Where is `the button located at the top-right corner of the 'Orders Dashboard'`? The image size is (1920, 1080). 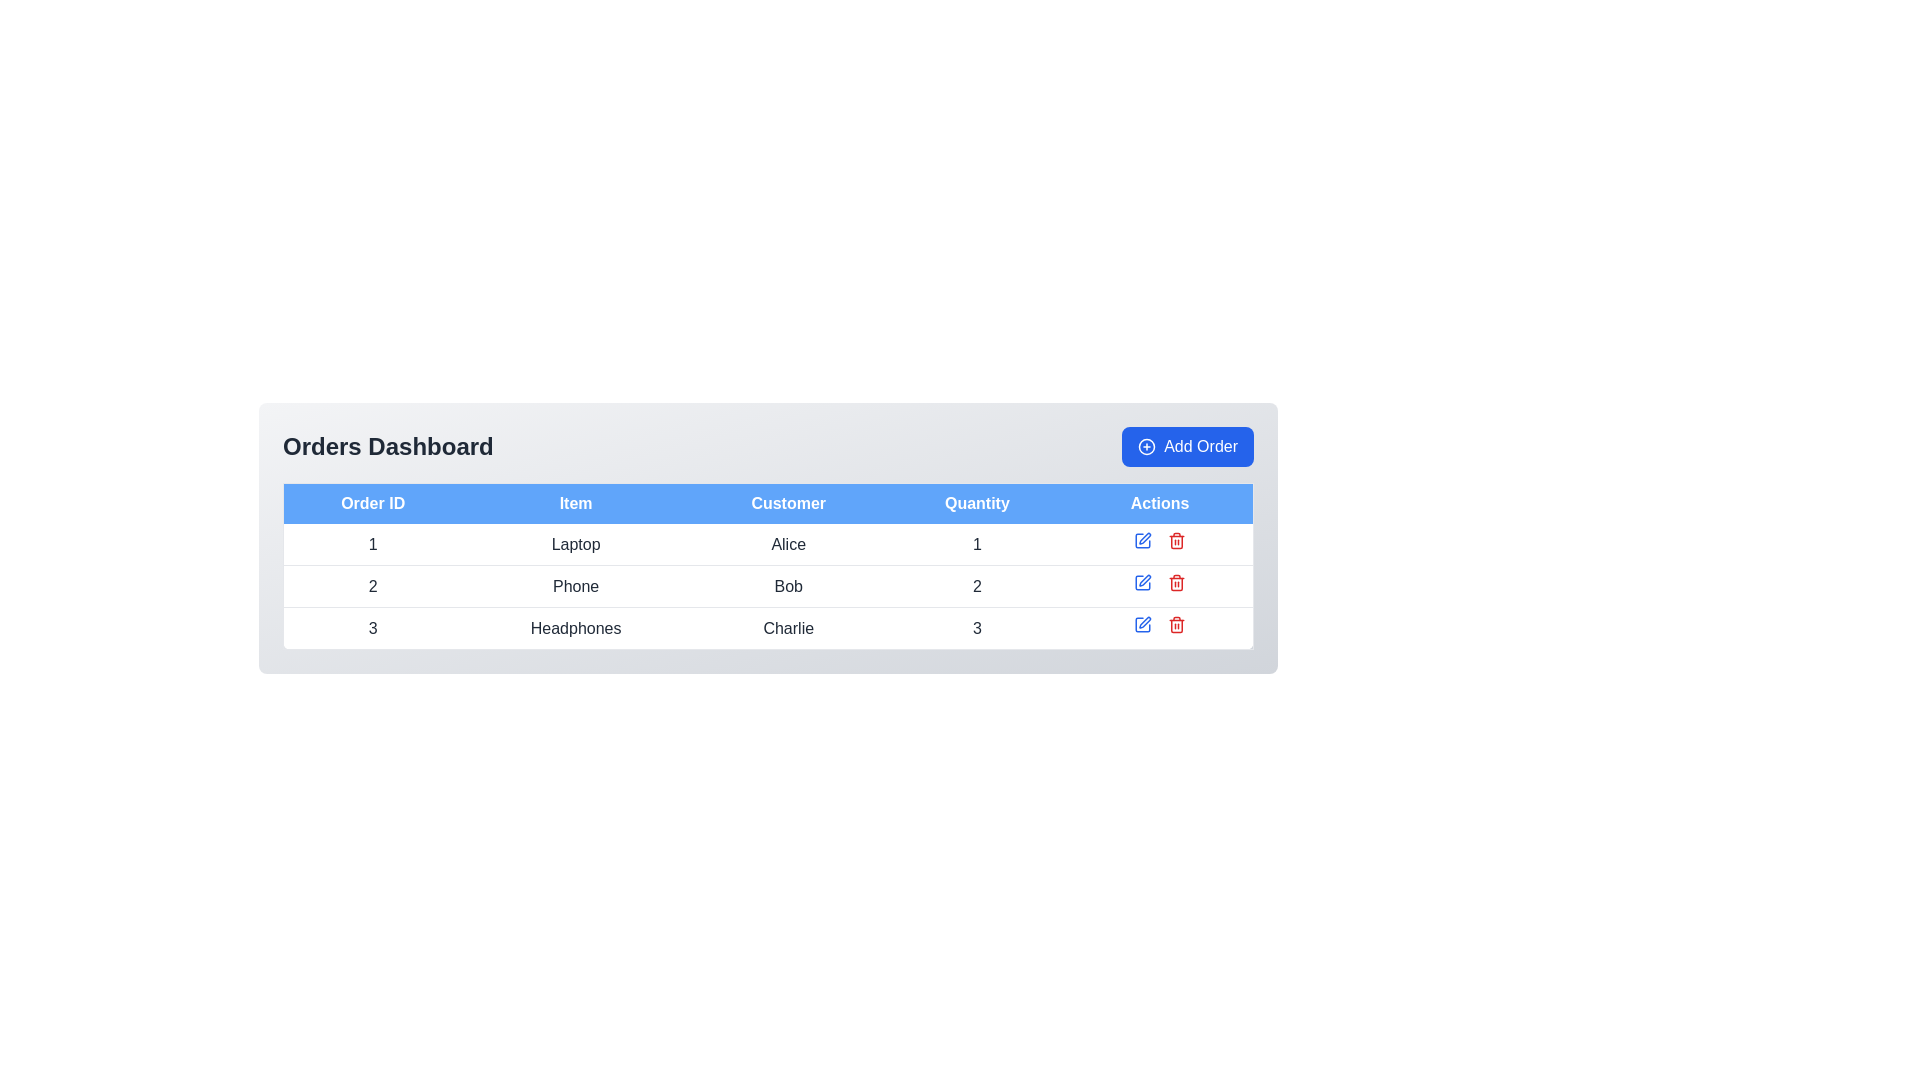
the button located at the top-right corner of the 'Orders Dashboard' is located at coordinates (1188, 446).